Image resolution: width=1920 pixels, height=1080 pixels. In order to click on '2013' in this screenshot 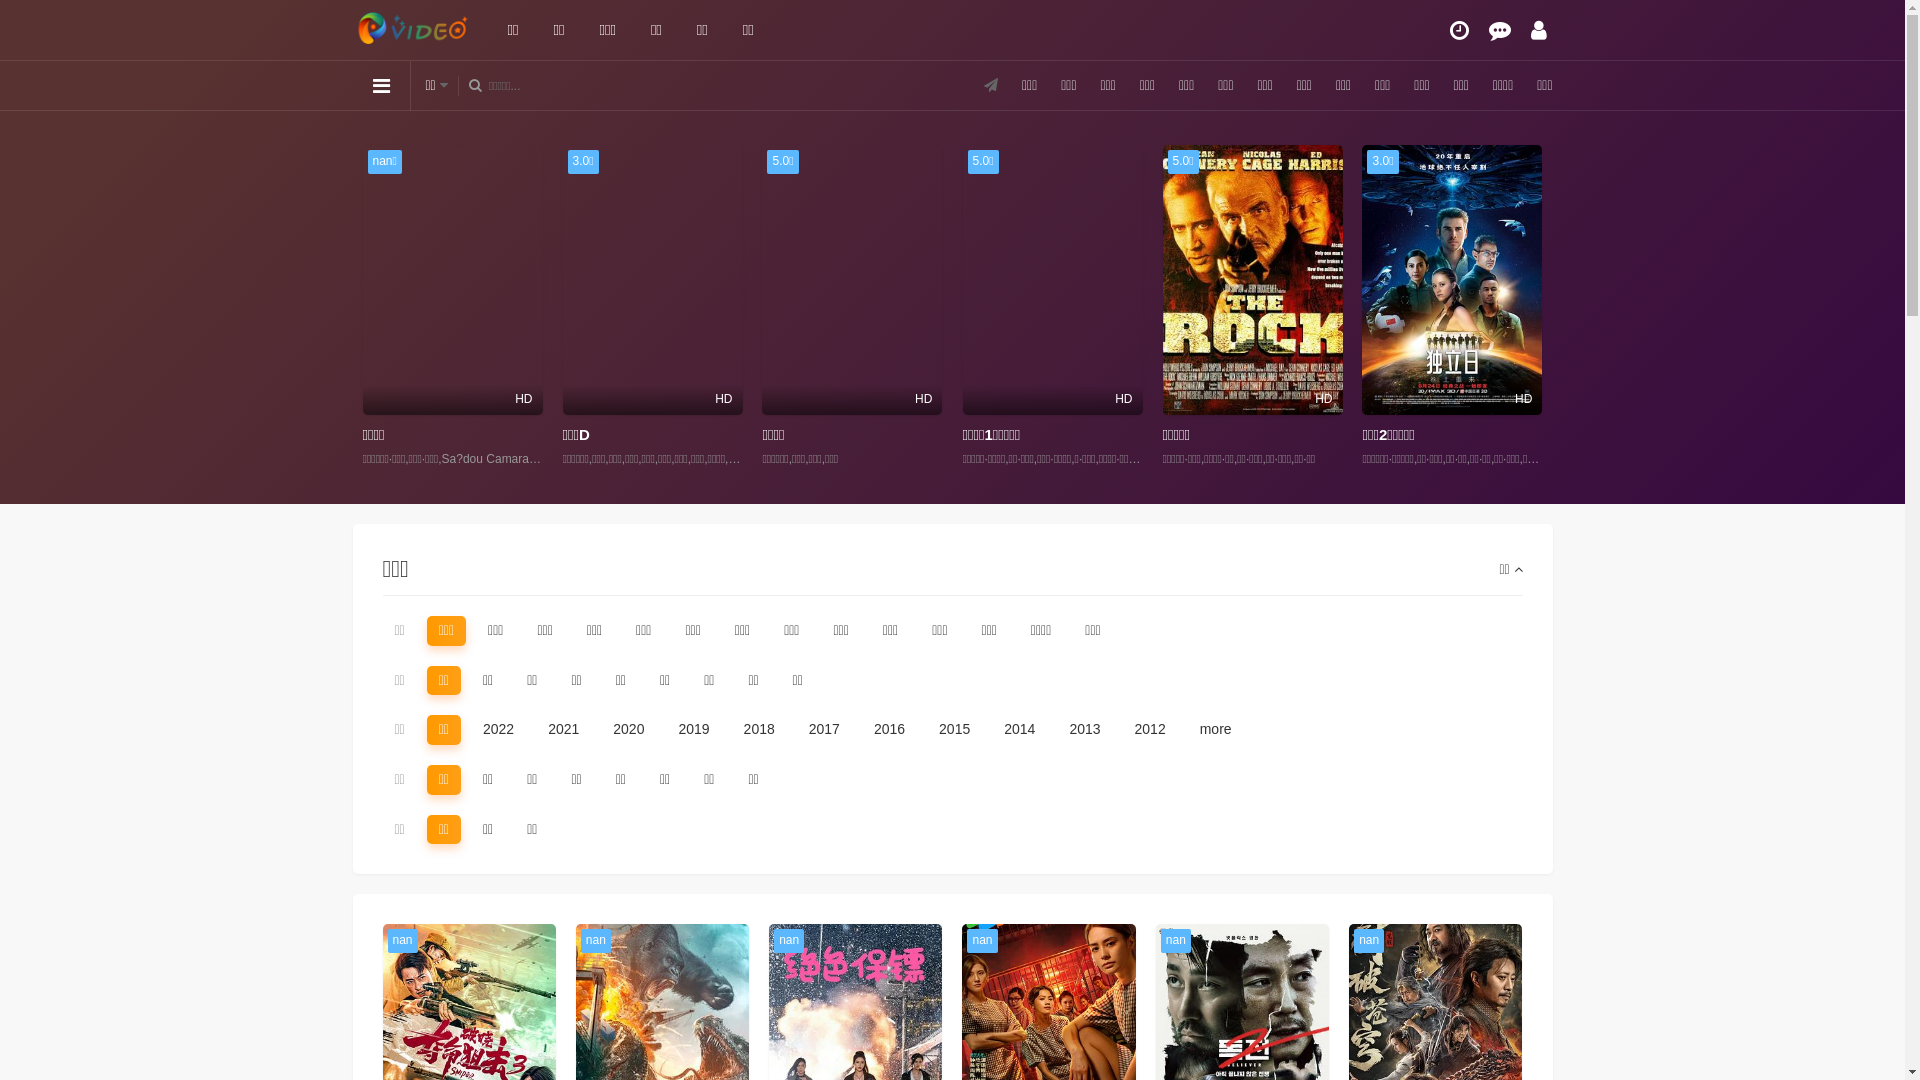, I will do `click(1055, 729)`.